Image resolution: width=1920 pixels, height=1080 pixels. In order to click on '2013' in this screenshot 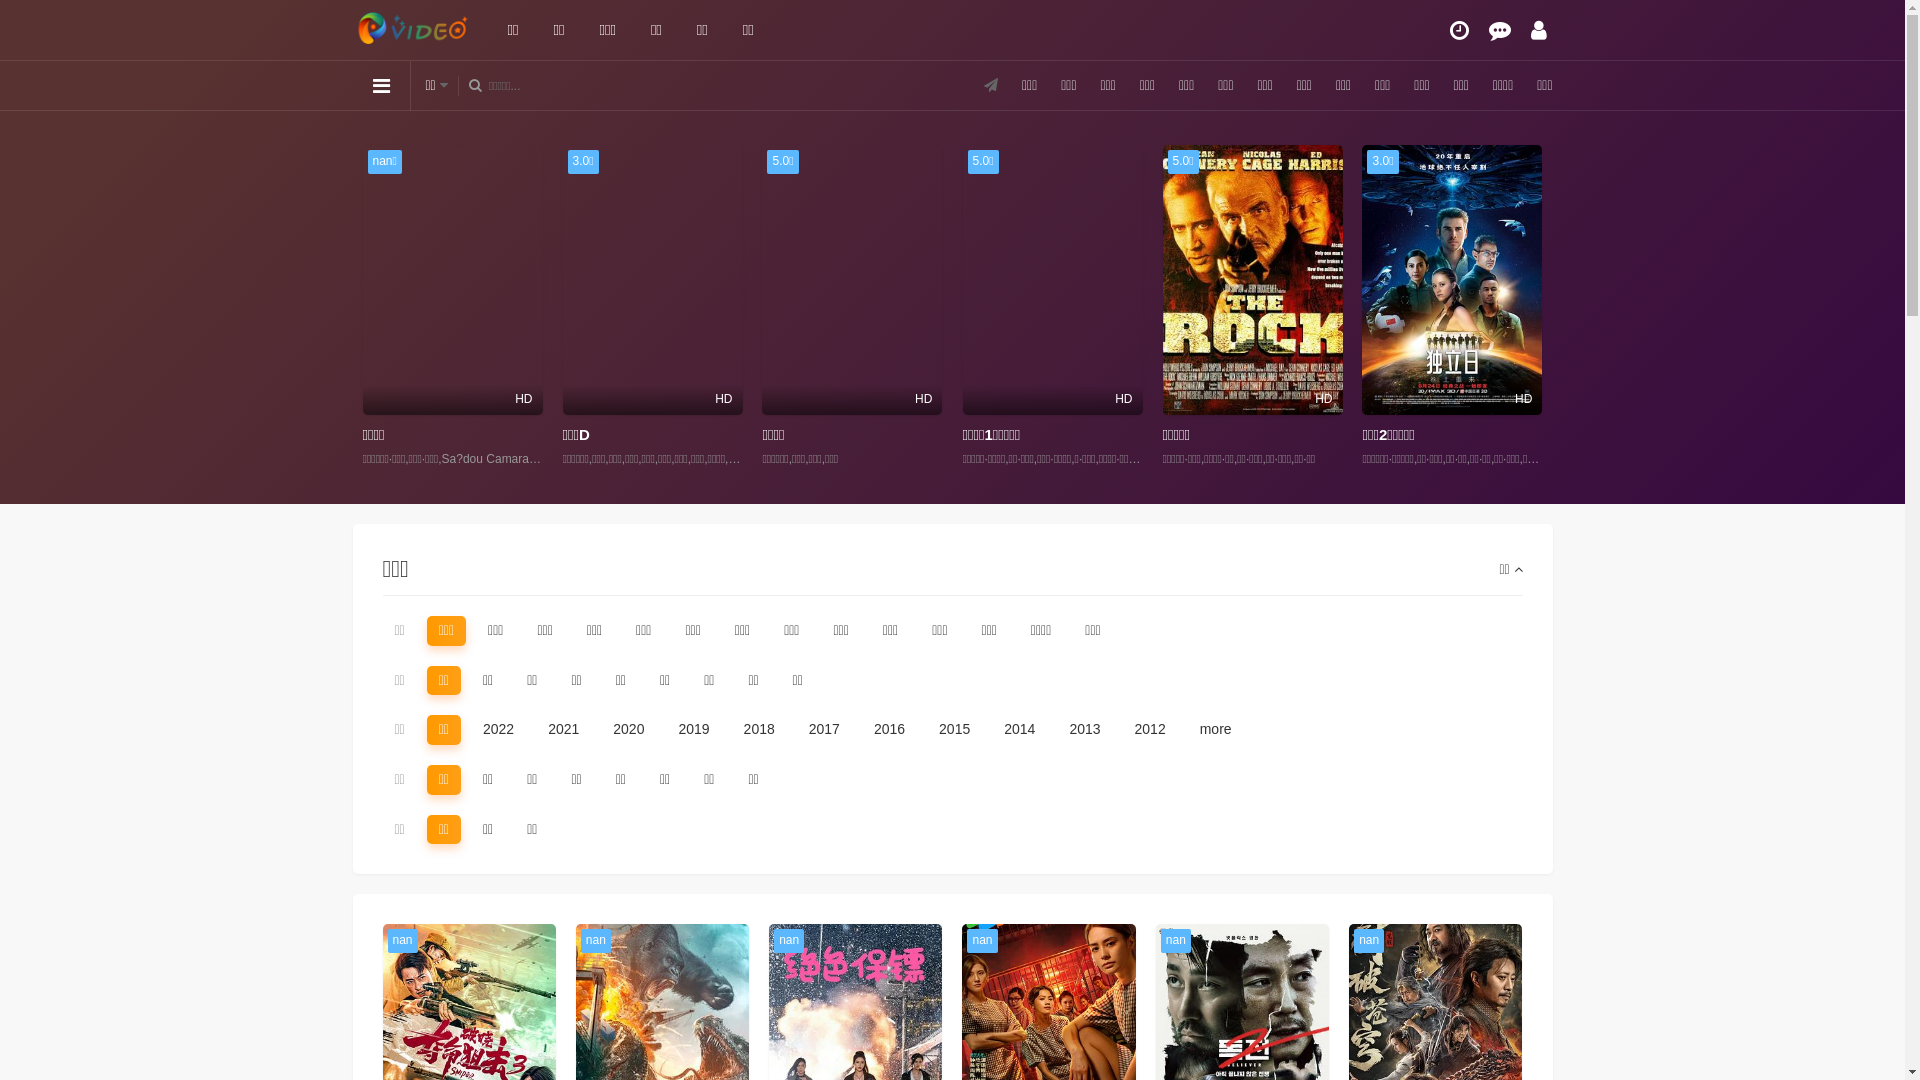, I will do `click(1055, 729)`.